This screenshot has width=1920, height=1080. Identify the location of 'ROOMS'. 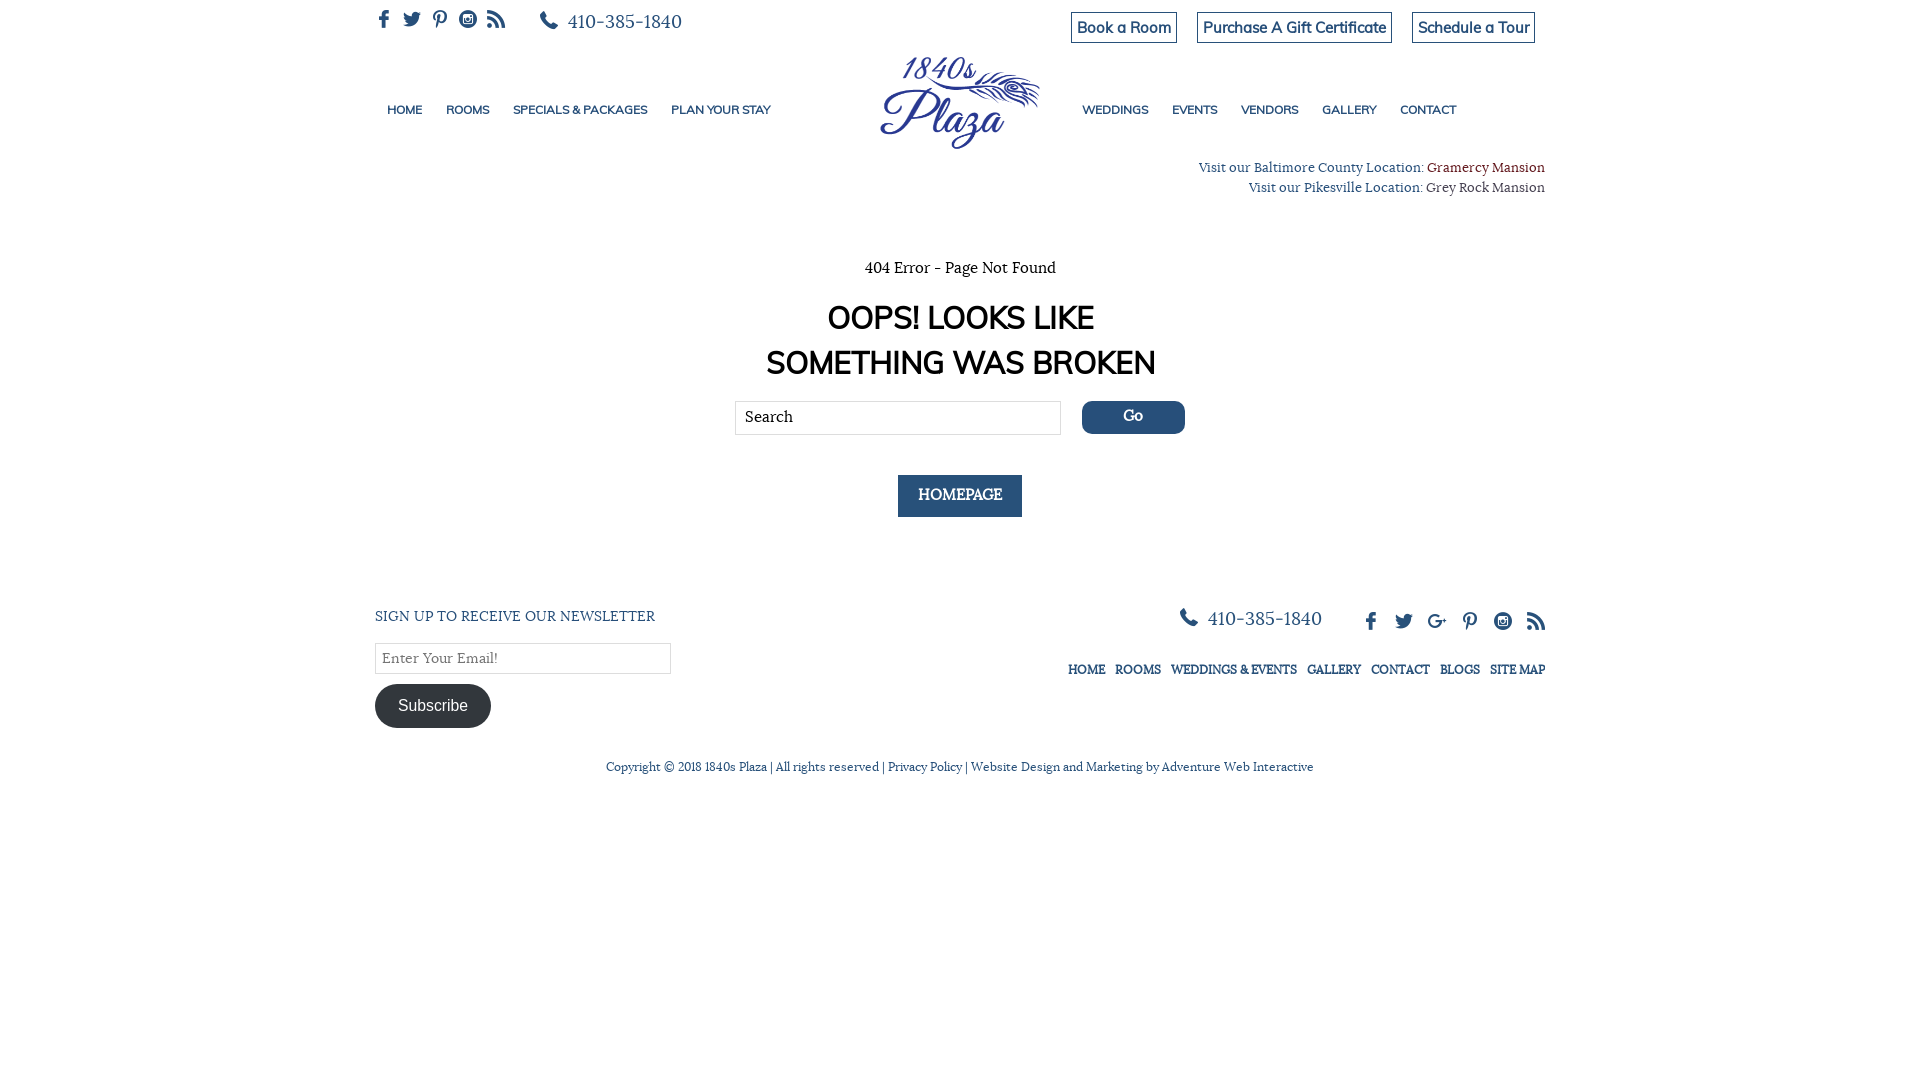
(466, 110).